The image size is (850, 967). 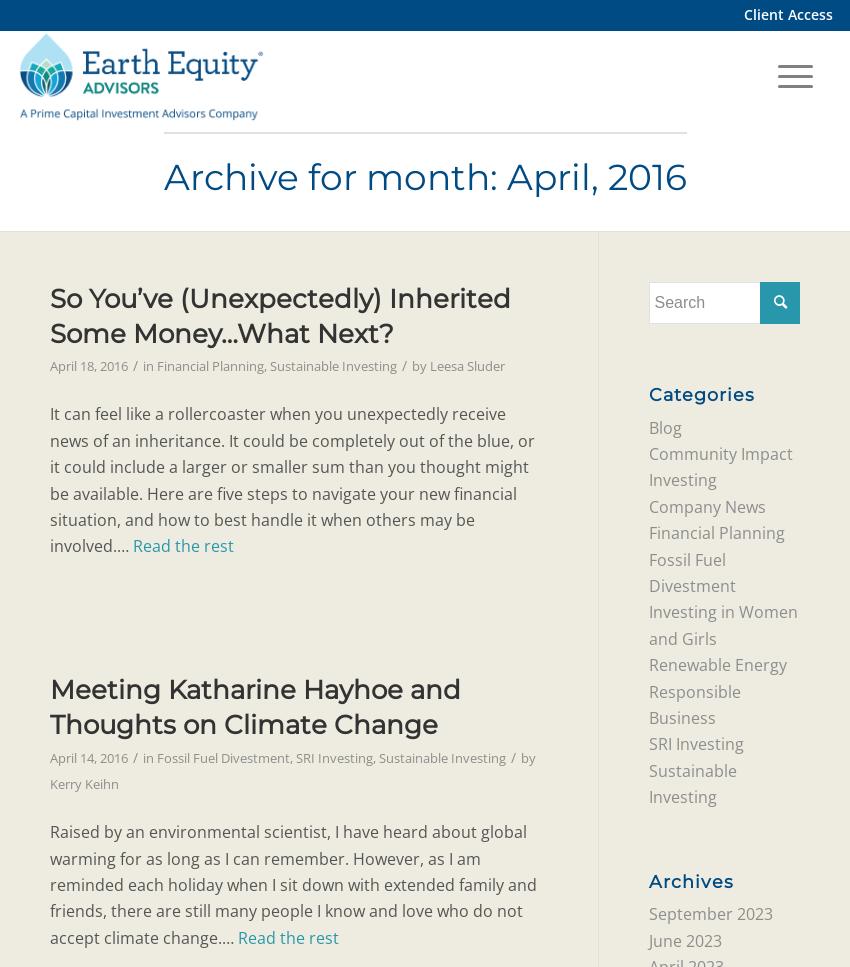 What do you see at coordinates (787, 14) in the screenshot?
I see `'Client Access'` at bounding box center [787, 14].